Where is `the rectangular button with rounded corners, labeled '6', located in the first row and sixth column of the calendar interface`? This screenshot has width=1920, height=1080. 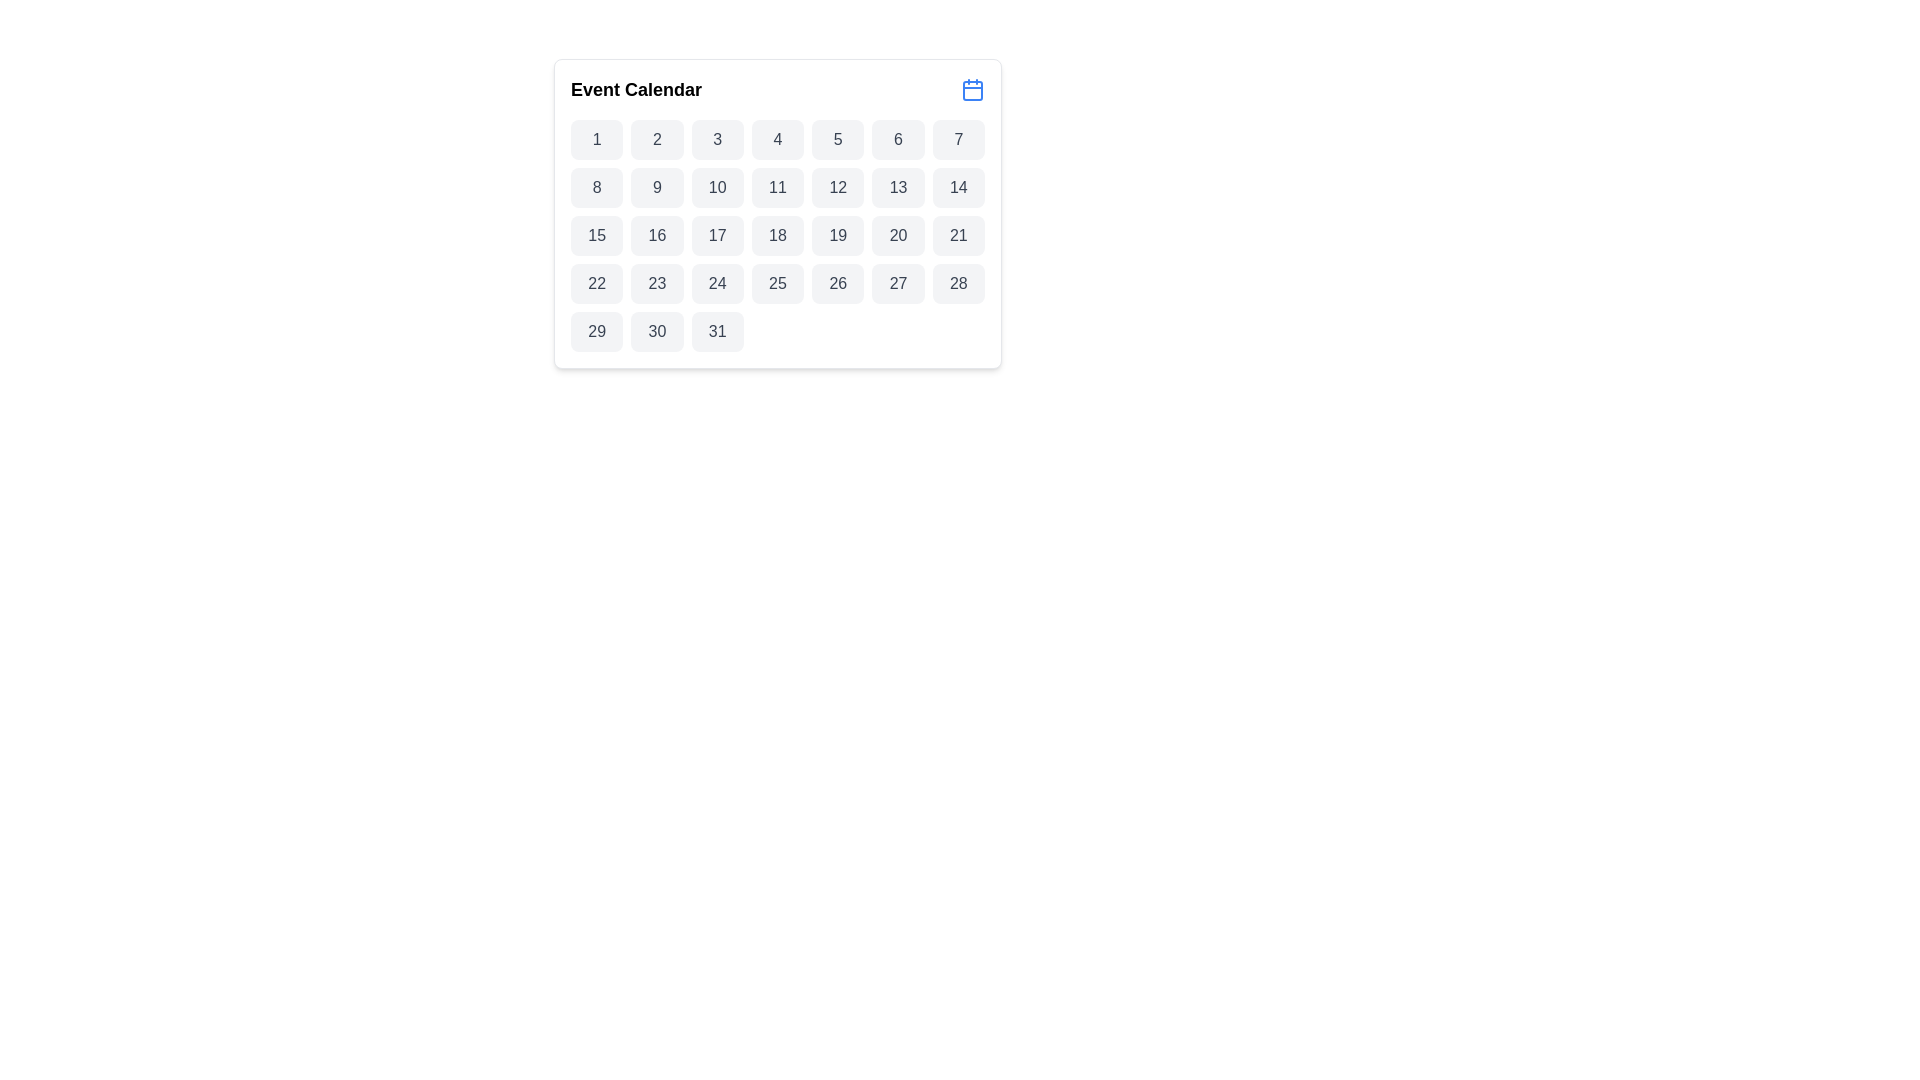
the rectangular button with rounded corners, labeled '6', located in the first row and sixth column of the calendar interface is located at coordinates (897, 138).